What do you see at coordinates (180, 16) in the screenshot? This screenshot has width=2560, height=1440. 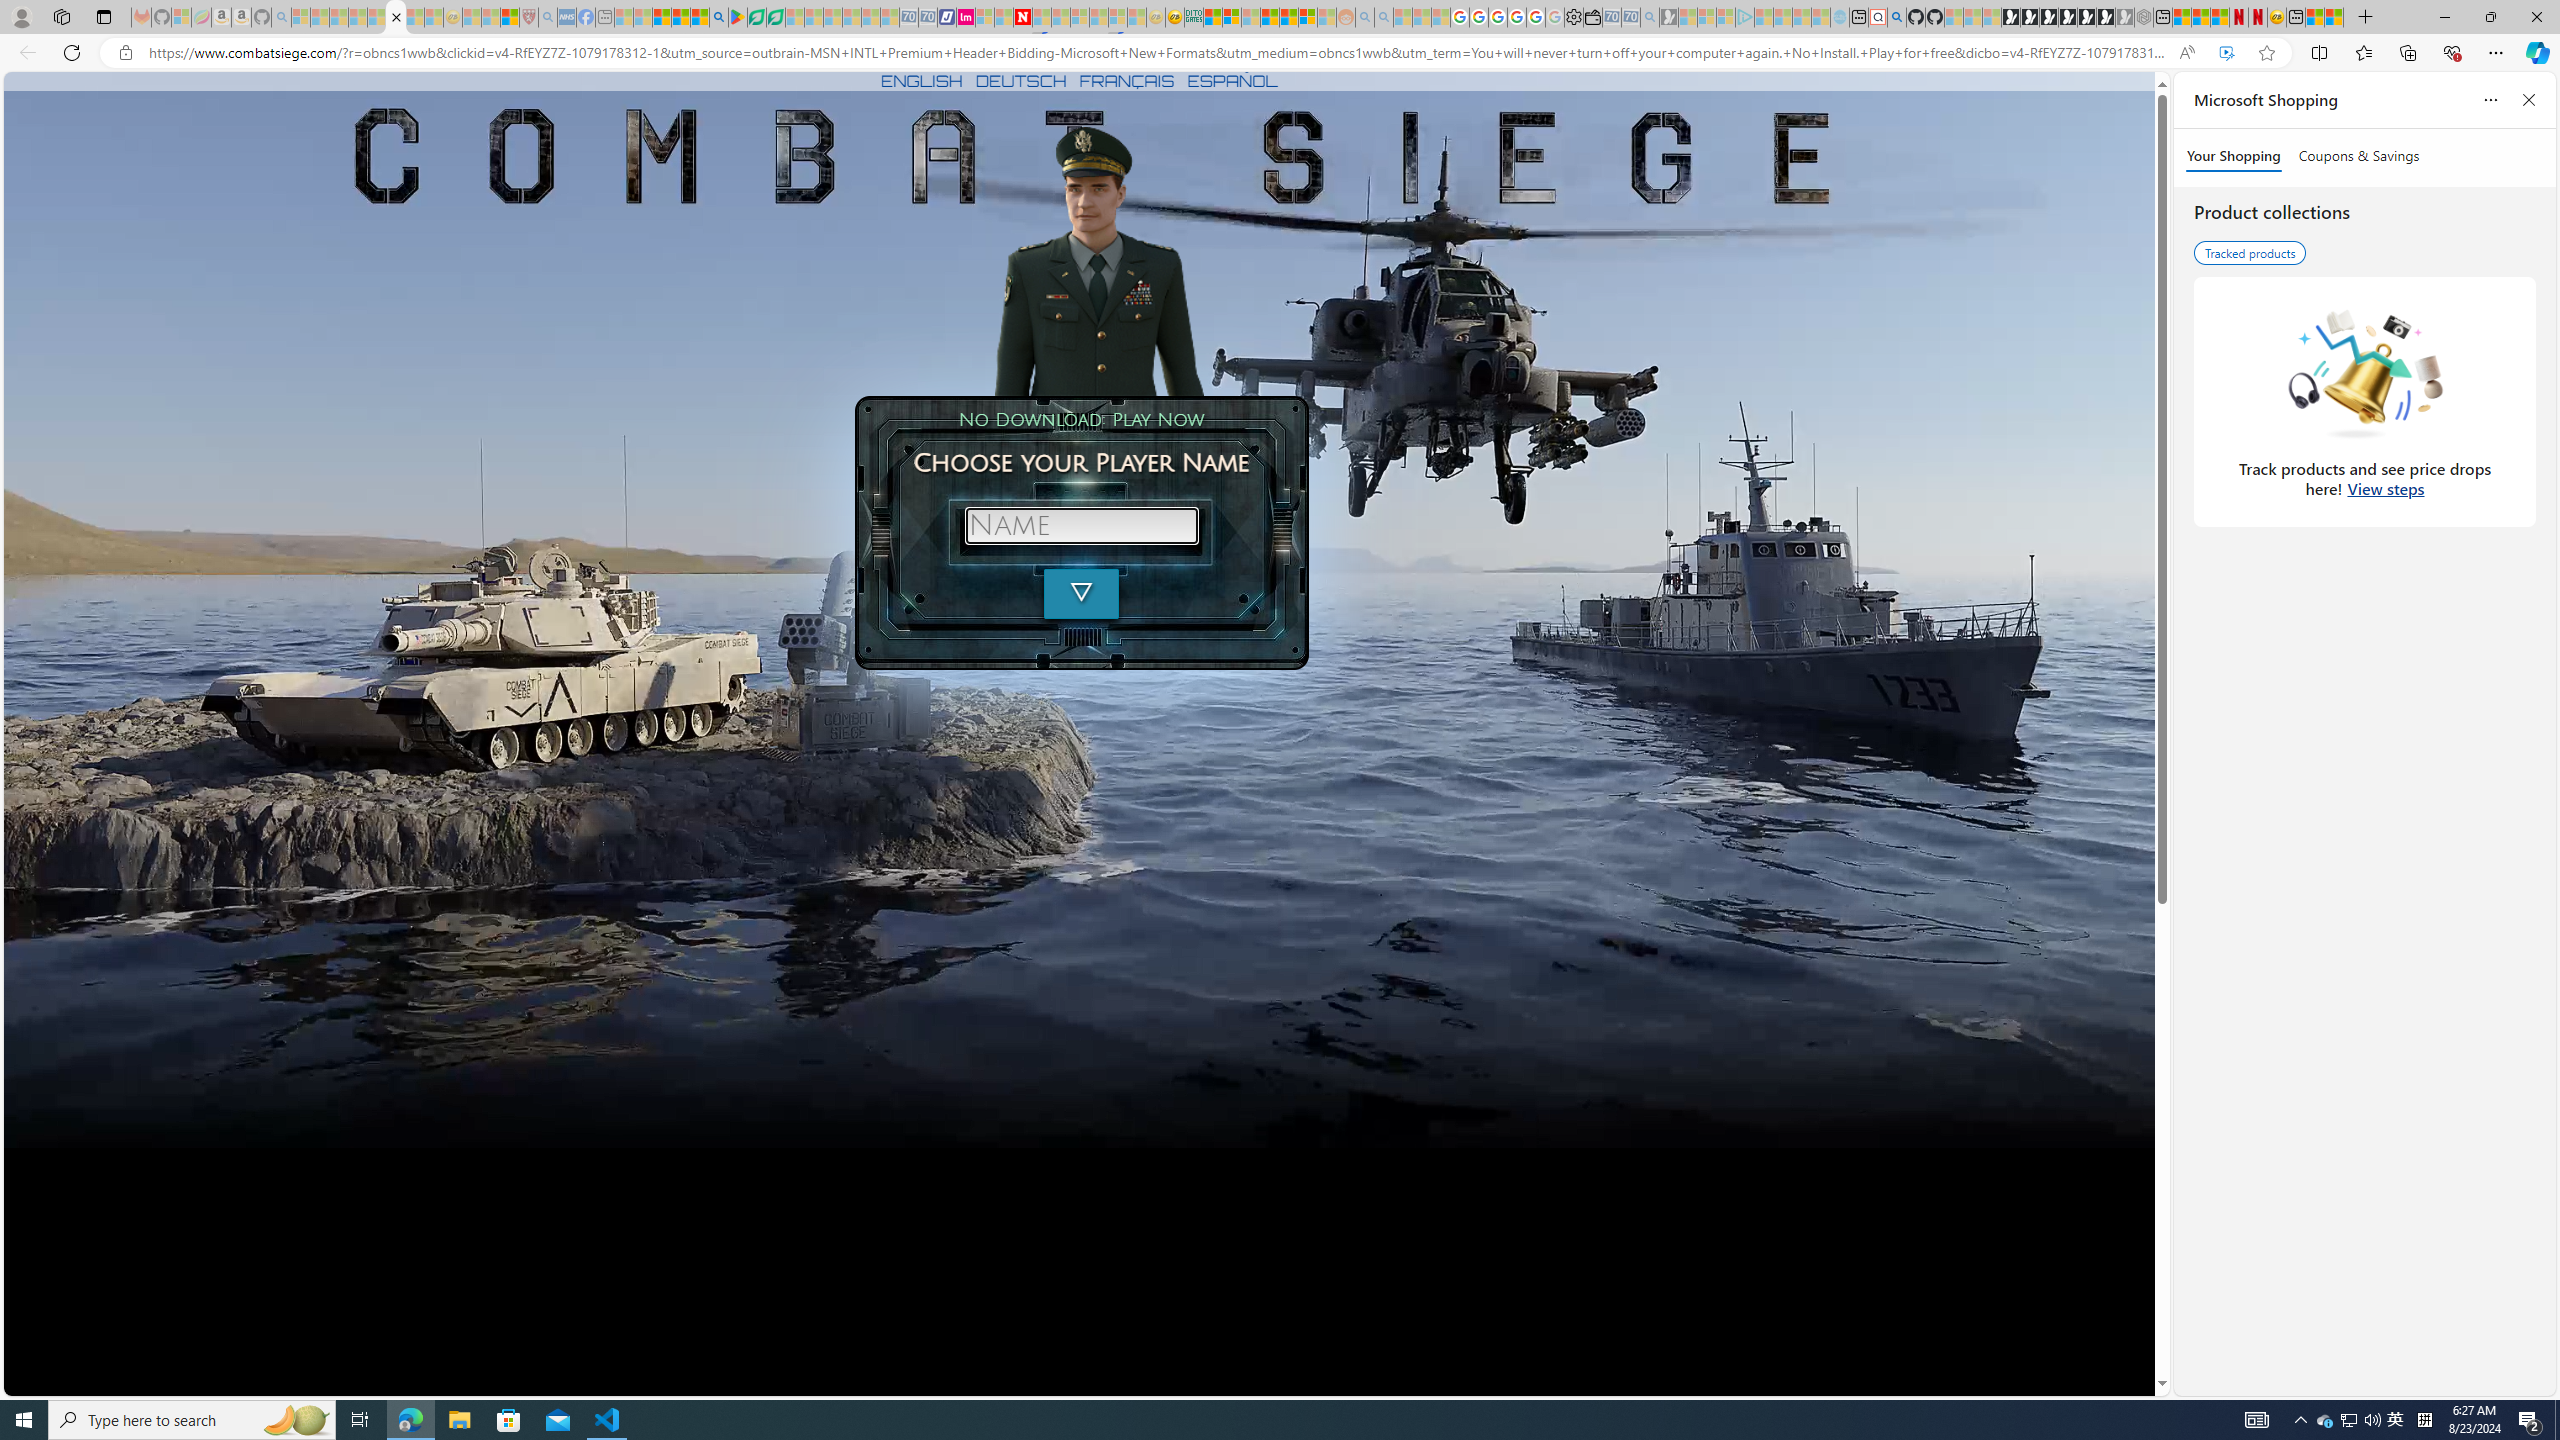 I see `'Microsoft-Report a Concern to Bing - Sleeping'` at bounding box center [180, 16].